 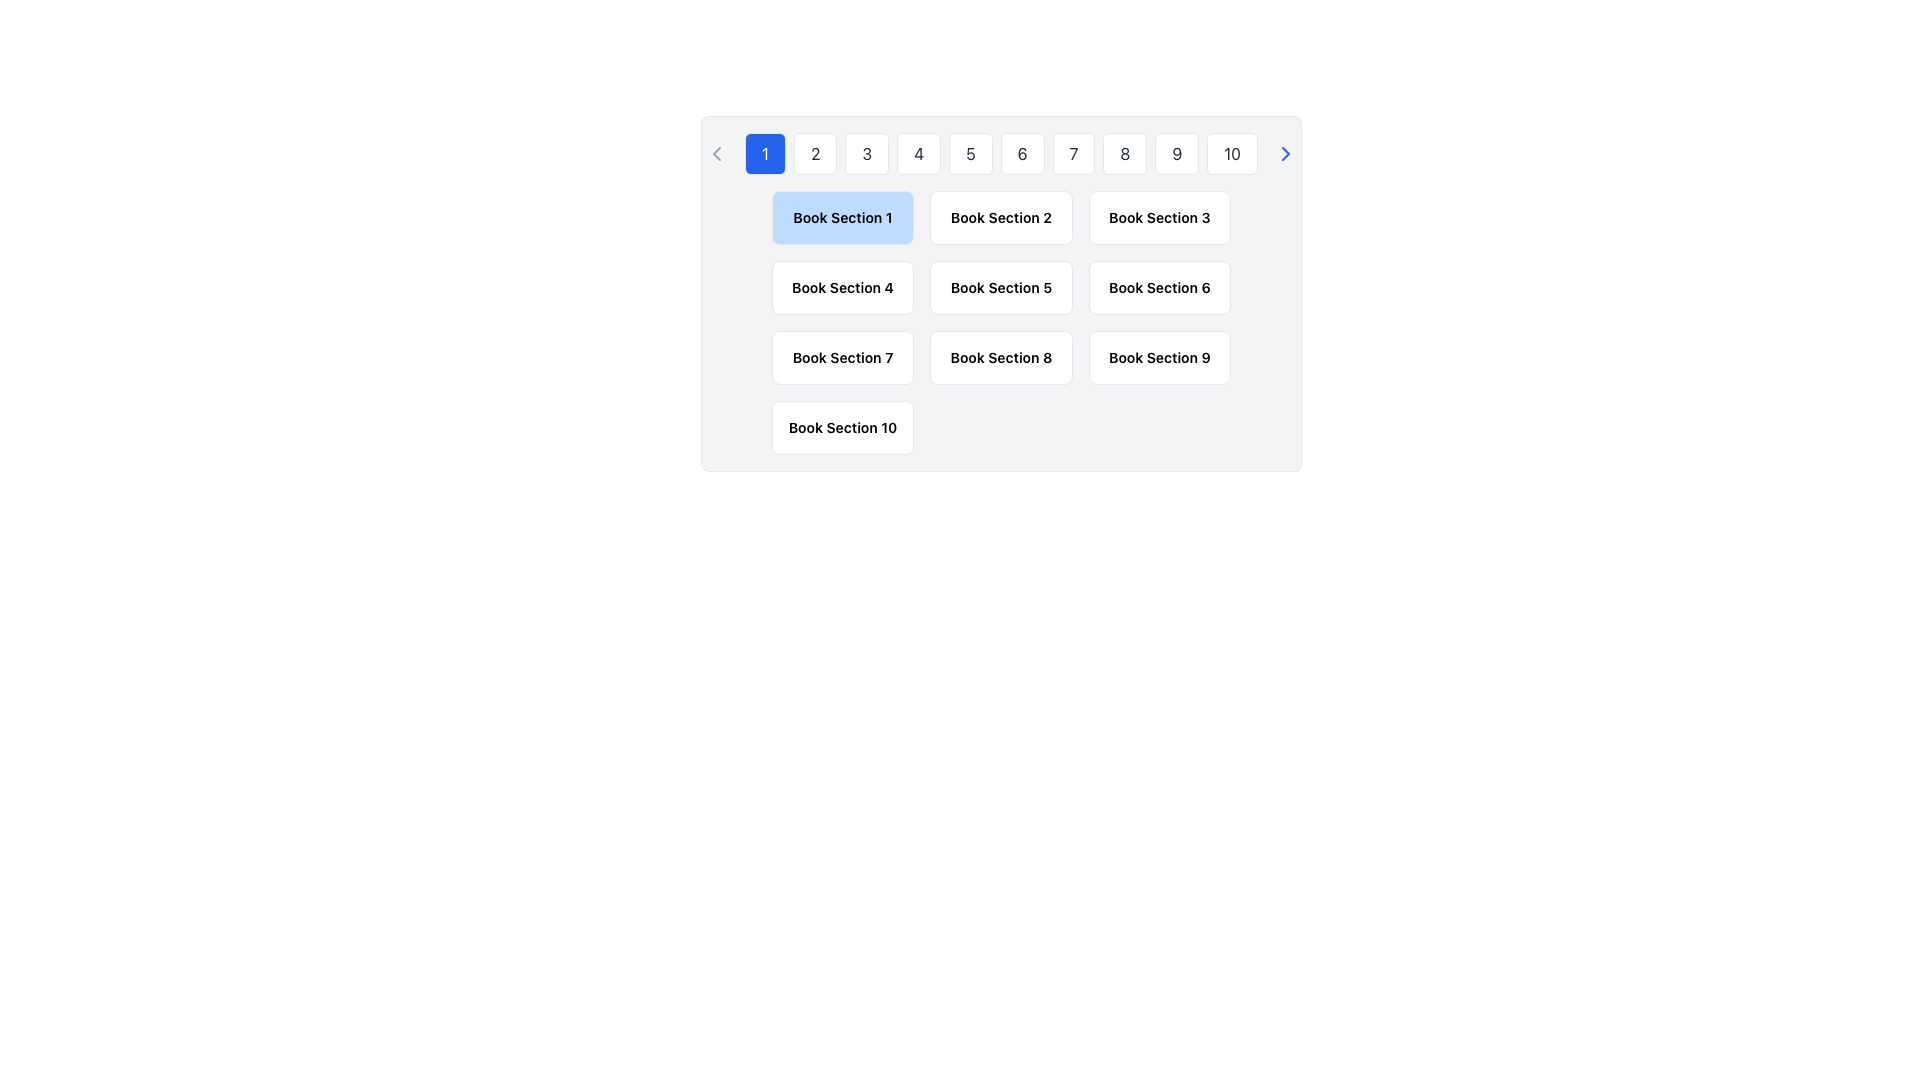 I want to click on the 'Book Section 5' button, which is a rectangular box with a white background and a central text alignment, so click(x=1001, y=293).